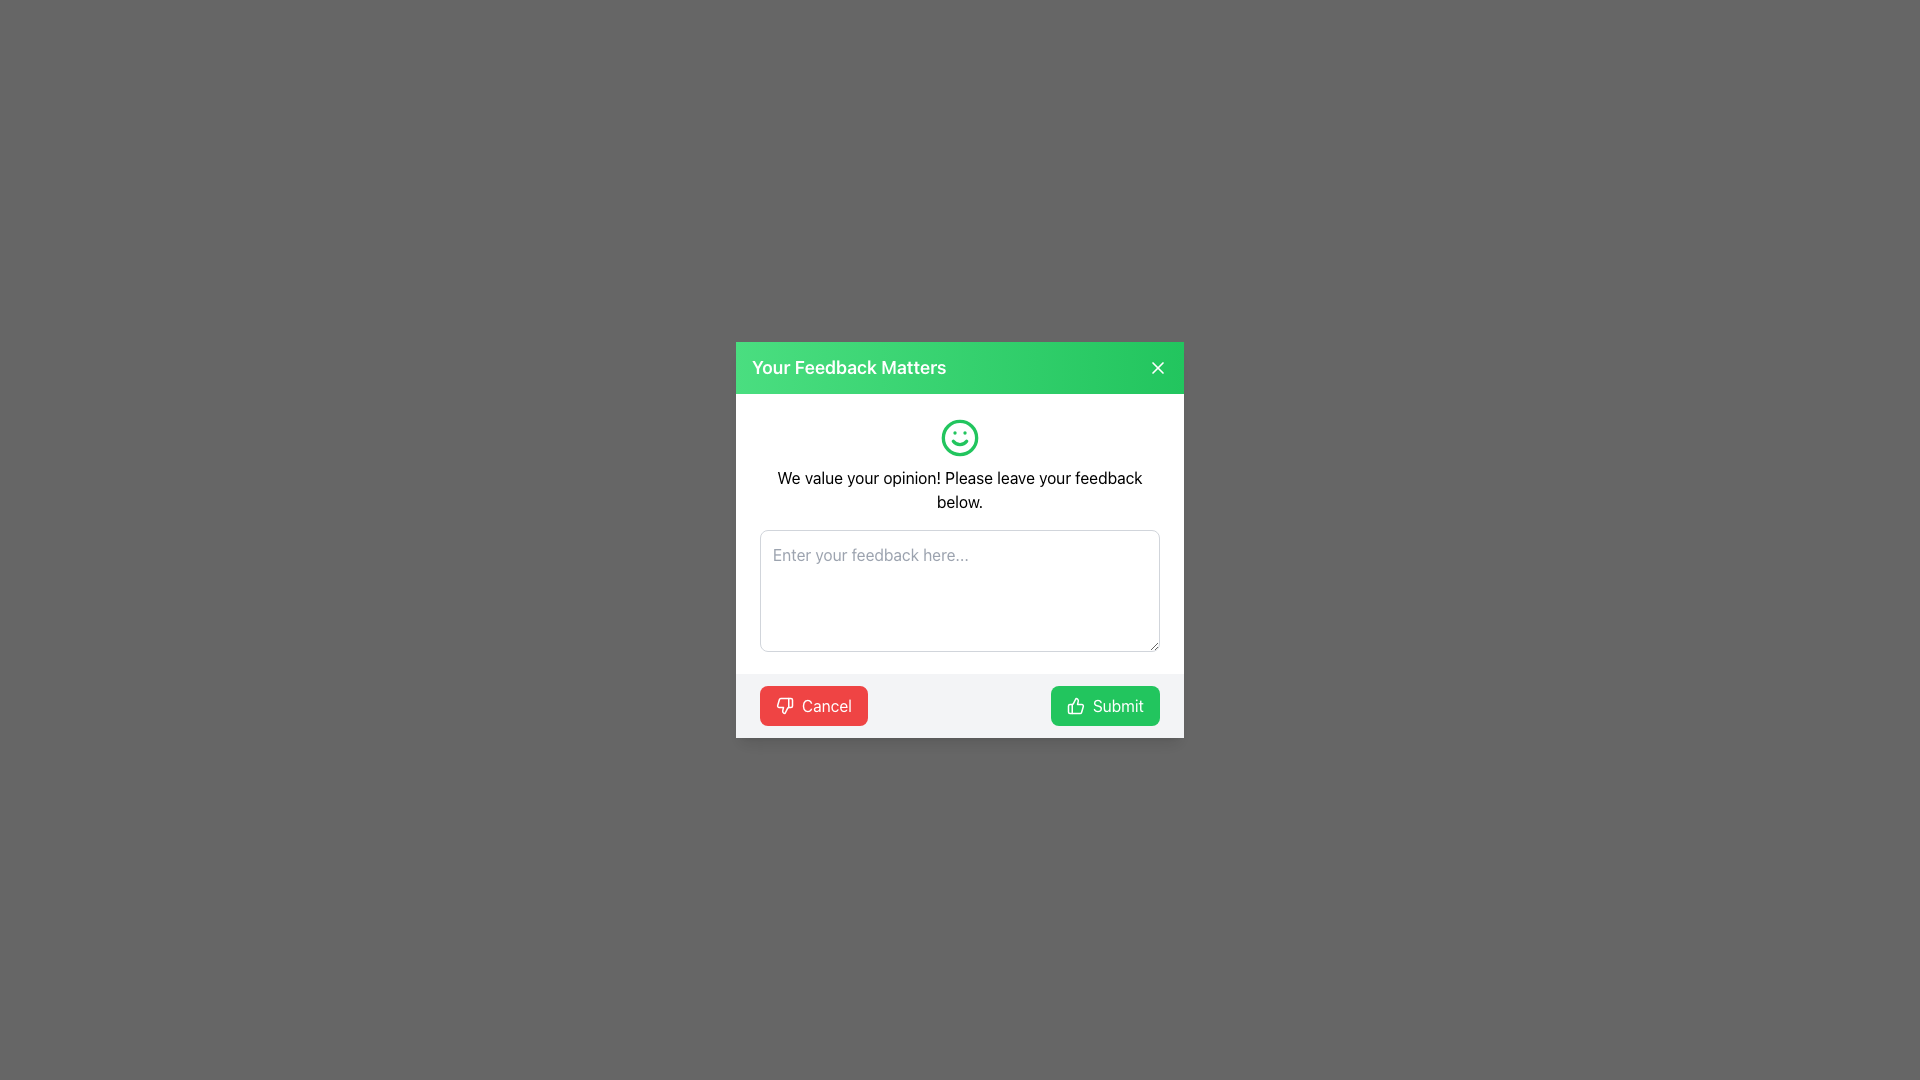 The height and width of the screenshot is (1080, 1920). Describe the element at coordinates (849, 367) in the screenshot. I see `the bold, green text label reading 'Your Feedback Matters' located at the top of the feedback modal window` at that location.